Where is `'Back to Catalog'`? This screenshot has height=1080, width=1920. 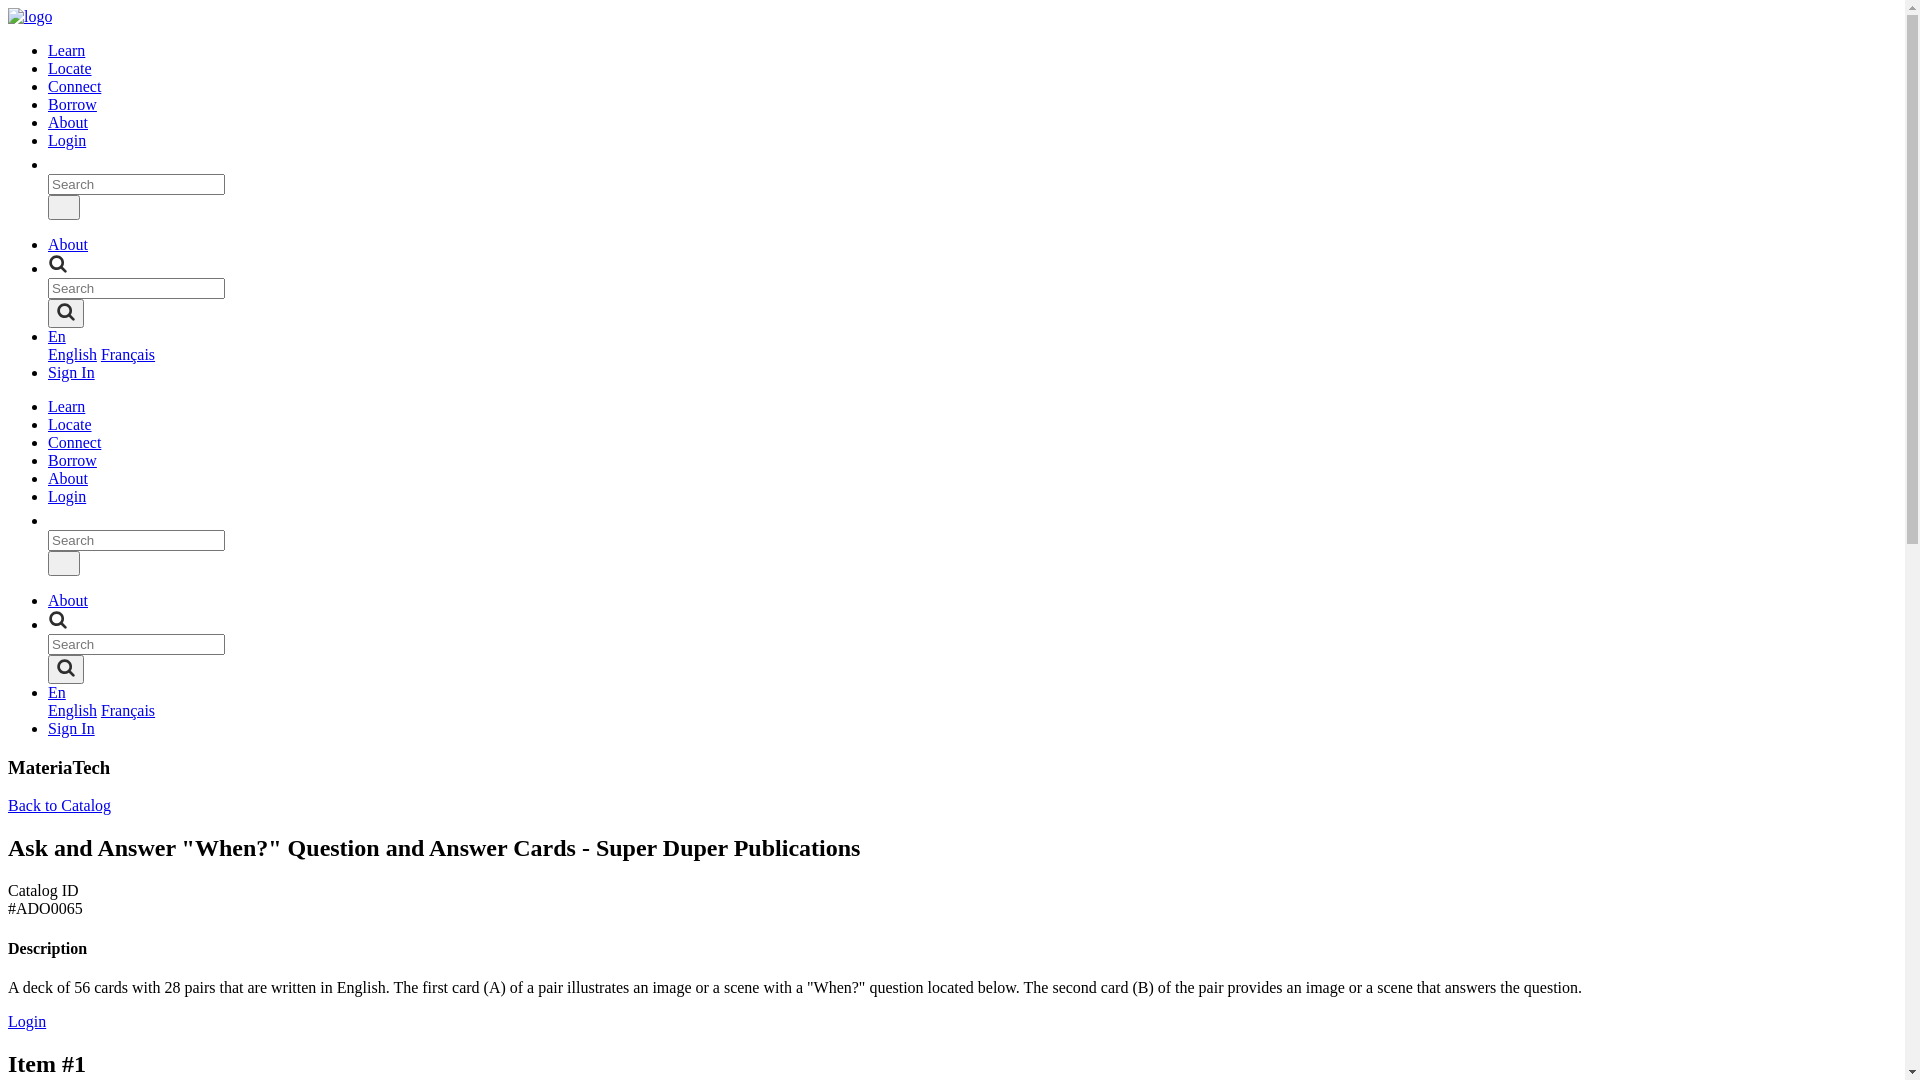 'Back to Catalog' is located at coordinates (59, 804).